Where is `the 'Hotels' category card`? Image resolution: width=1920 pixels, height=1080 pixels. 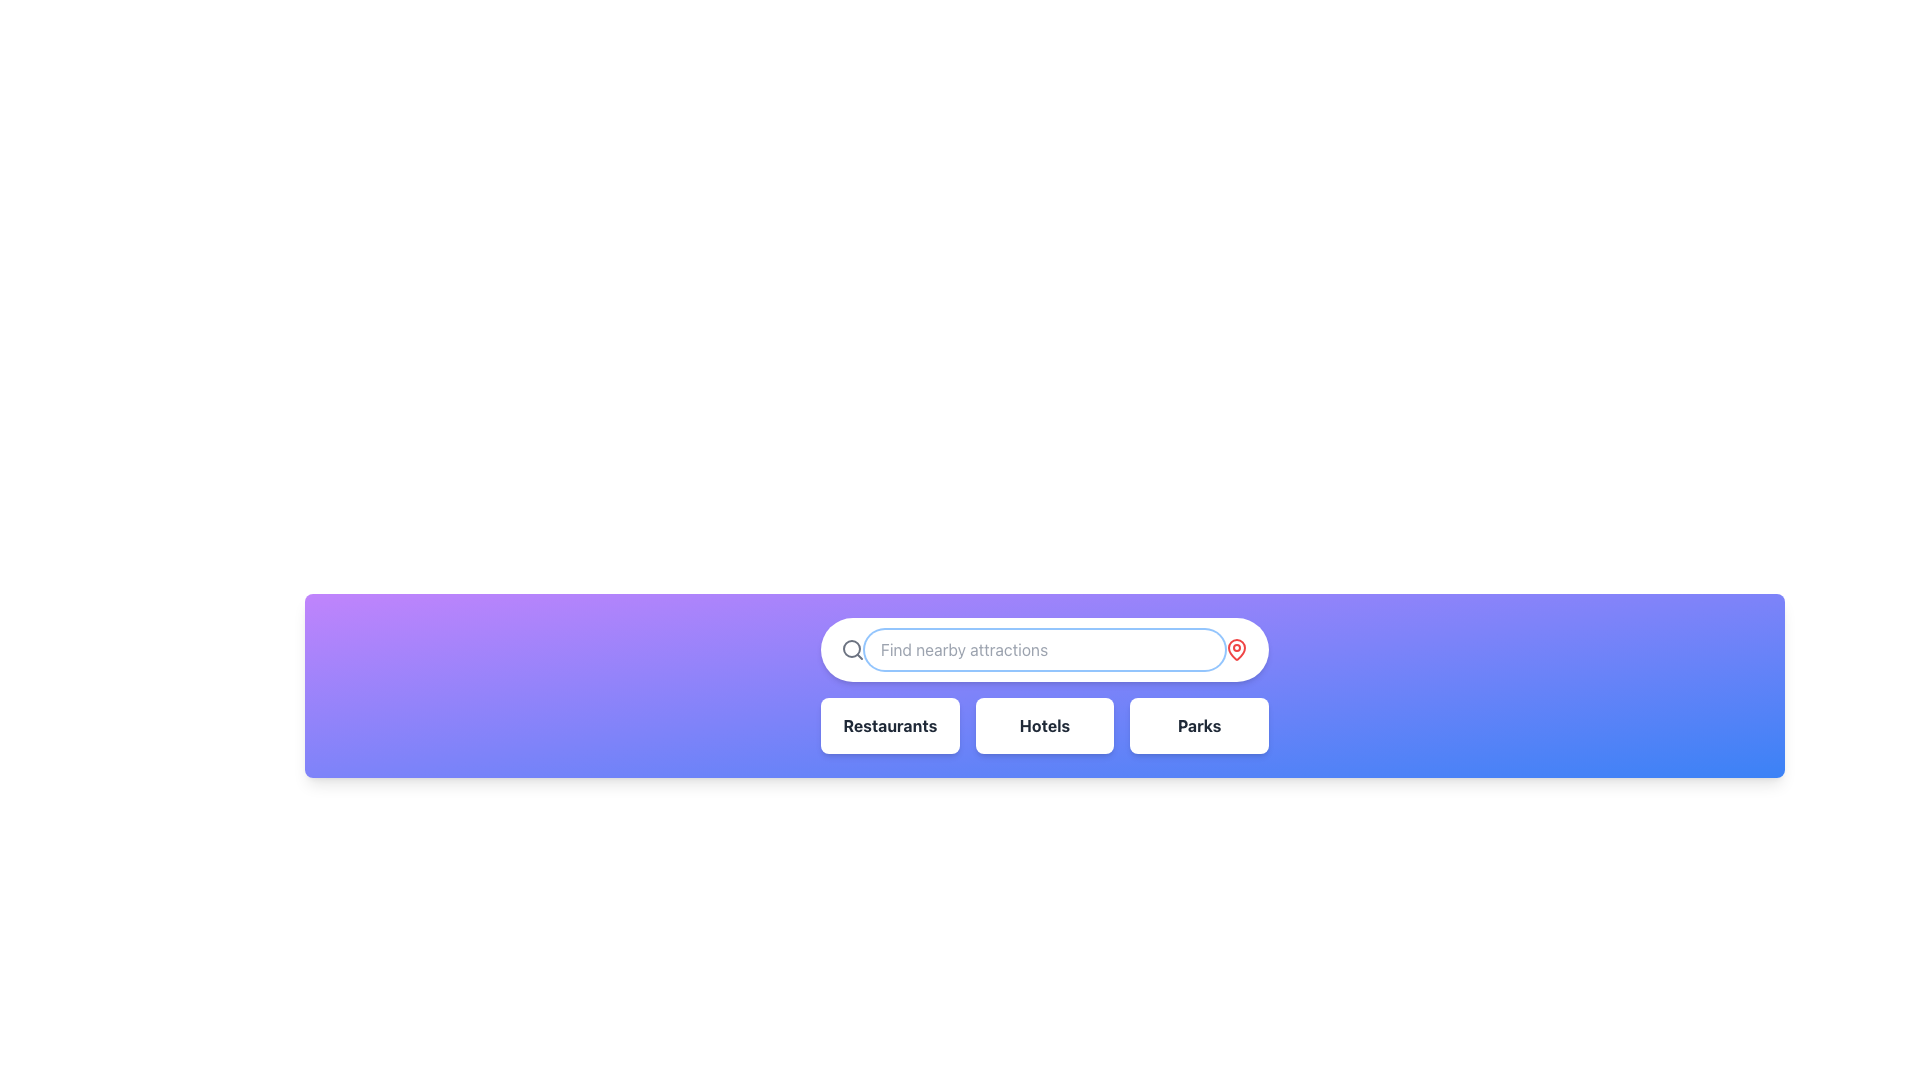
the 'Hotels' category card is located at coordinates (1044, 725).